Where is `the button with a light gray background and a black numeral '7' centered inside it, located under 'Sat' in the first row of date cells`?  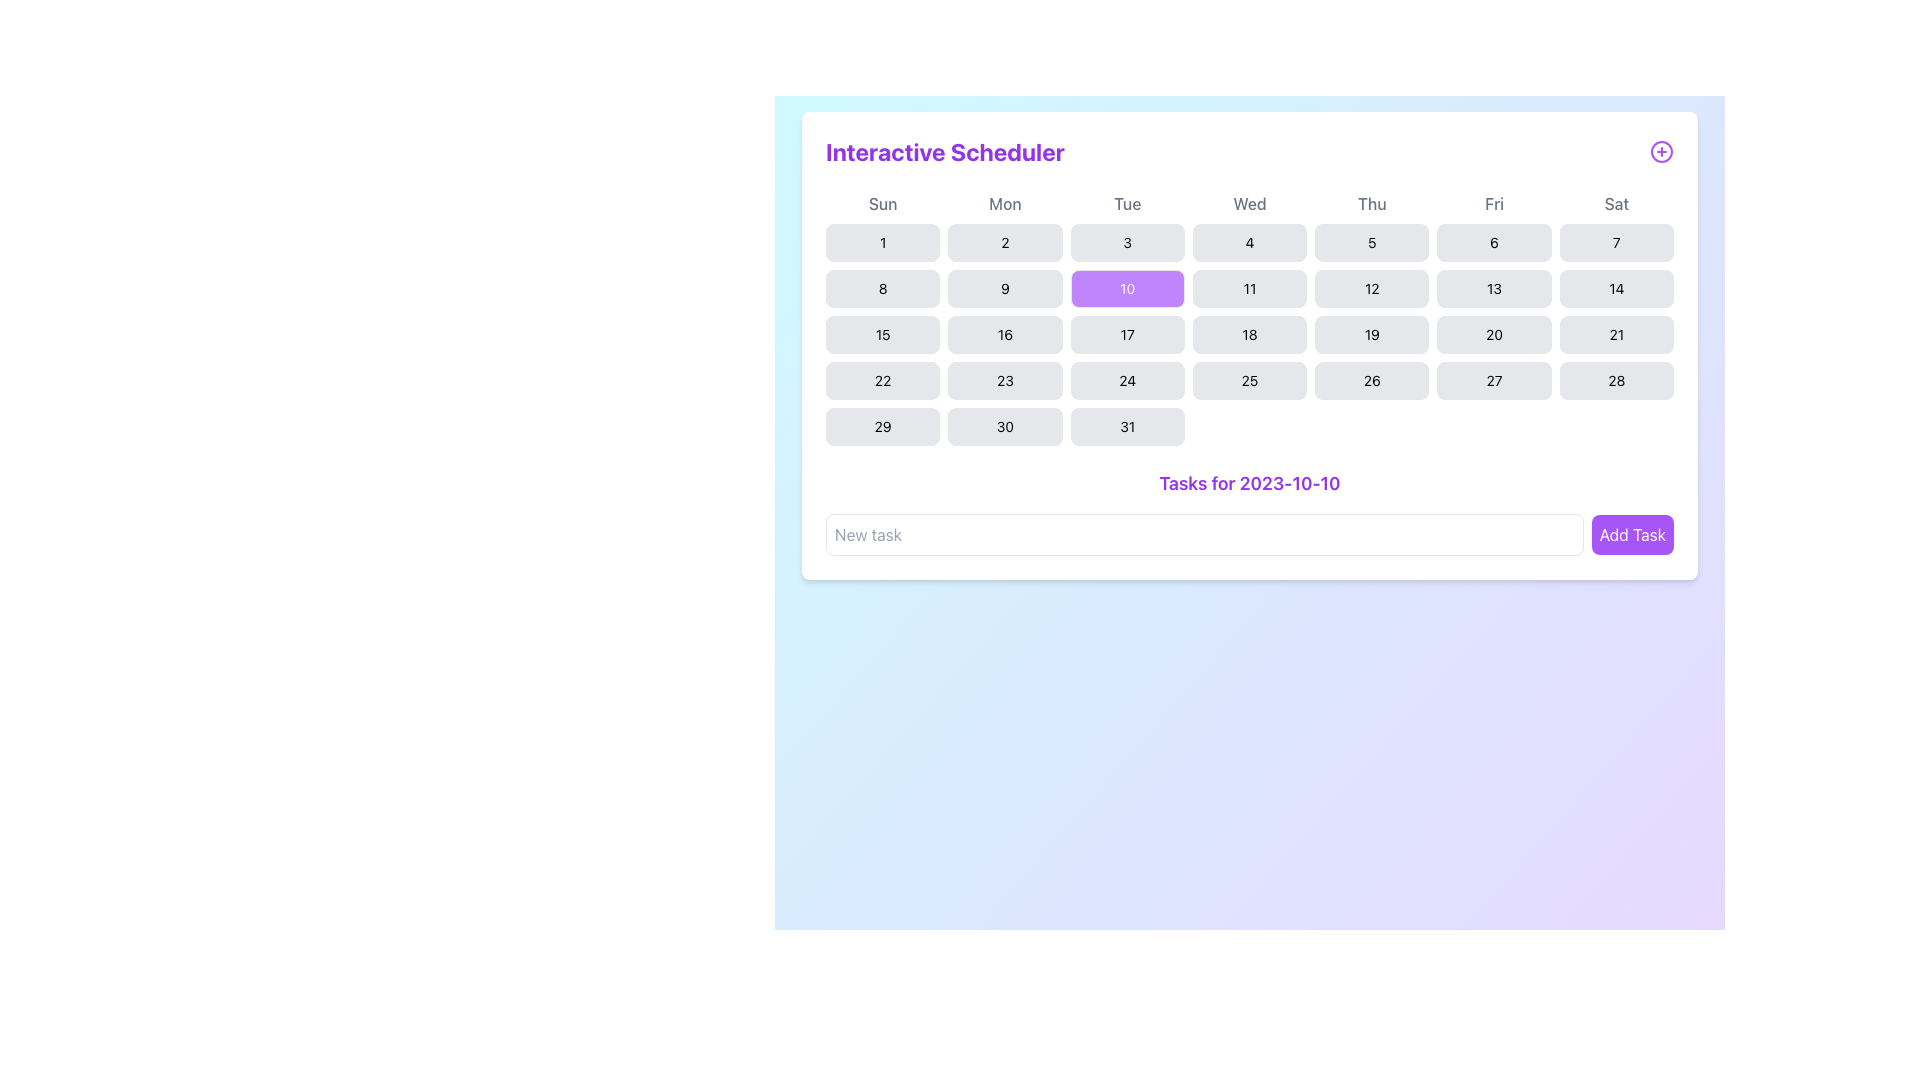
the button with a light gray background and a black numeral '7' centered inside it, located under 'Sat' in the first row of date cells is located at coordinates (1616, 242).